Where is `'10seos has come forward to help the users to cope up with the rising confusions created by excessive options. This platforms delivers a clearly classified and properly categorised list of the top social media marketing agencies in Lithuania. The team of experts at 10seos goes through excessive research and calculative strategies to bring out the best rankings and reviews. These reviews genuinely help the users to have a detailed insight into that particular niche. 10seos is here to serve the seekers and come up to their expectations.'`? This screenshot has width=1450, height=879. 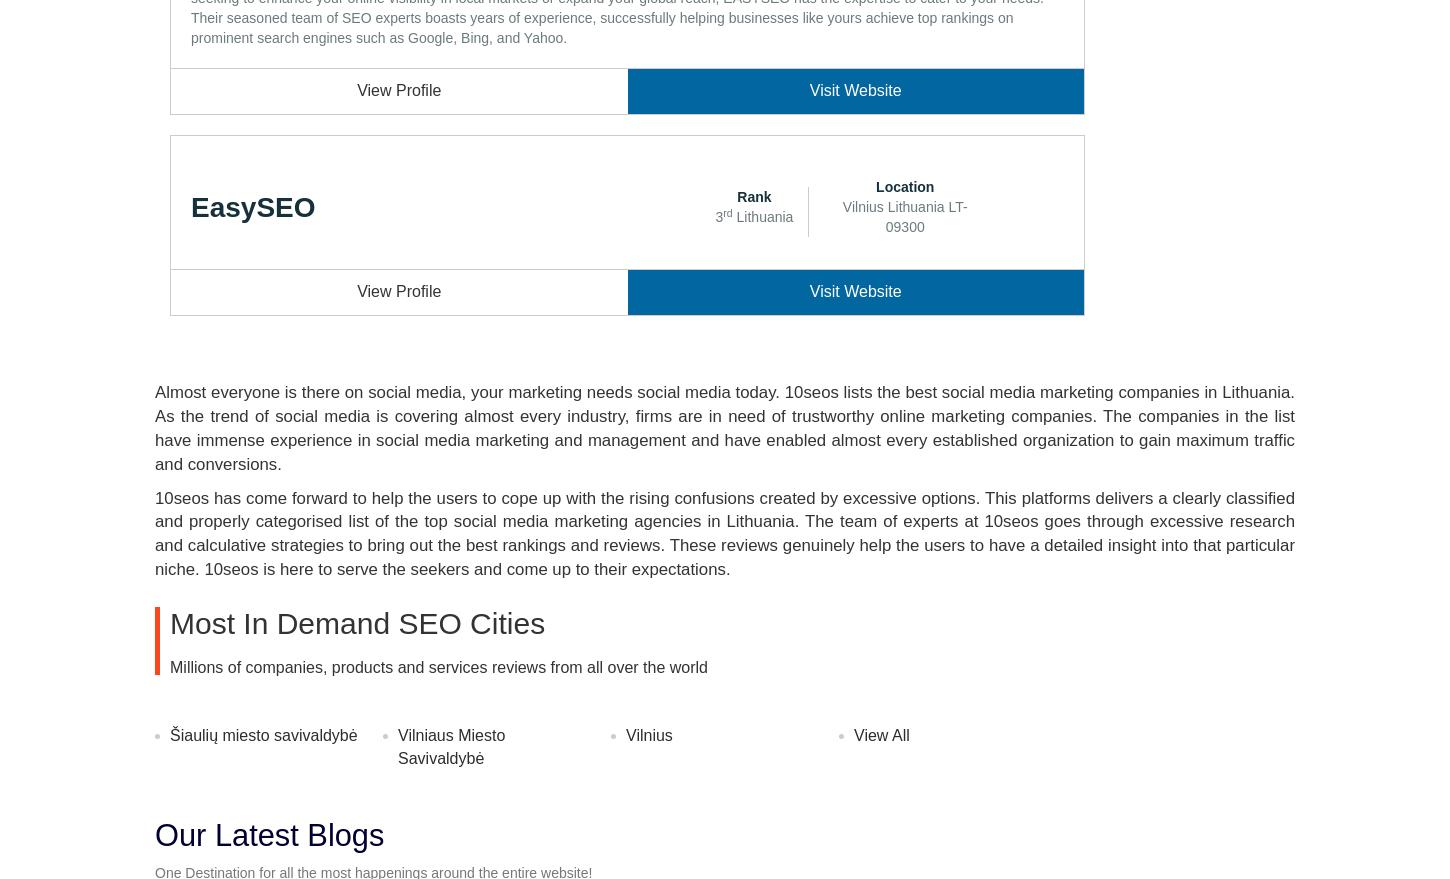
'10seos has come forward to help the users to cope up with the rising confusions created by excessive options. This platforms delivers a clearly classified and properly categorised list of the top social media marketing agencies in Lithuania. The team of experts at 10seos goes through excessive research and calculative strategies to bring out the best rankings and reviews. These reviews genuinely help the users to have a detailed insight into that particular niche. 10seos is here to serve the seekers and come up to their expectations.' is located at coordinates (154, 533).